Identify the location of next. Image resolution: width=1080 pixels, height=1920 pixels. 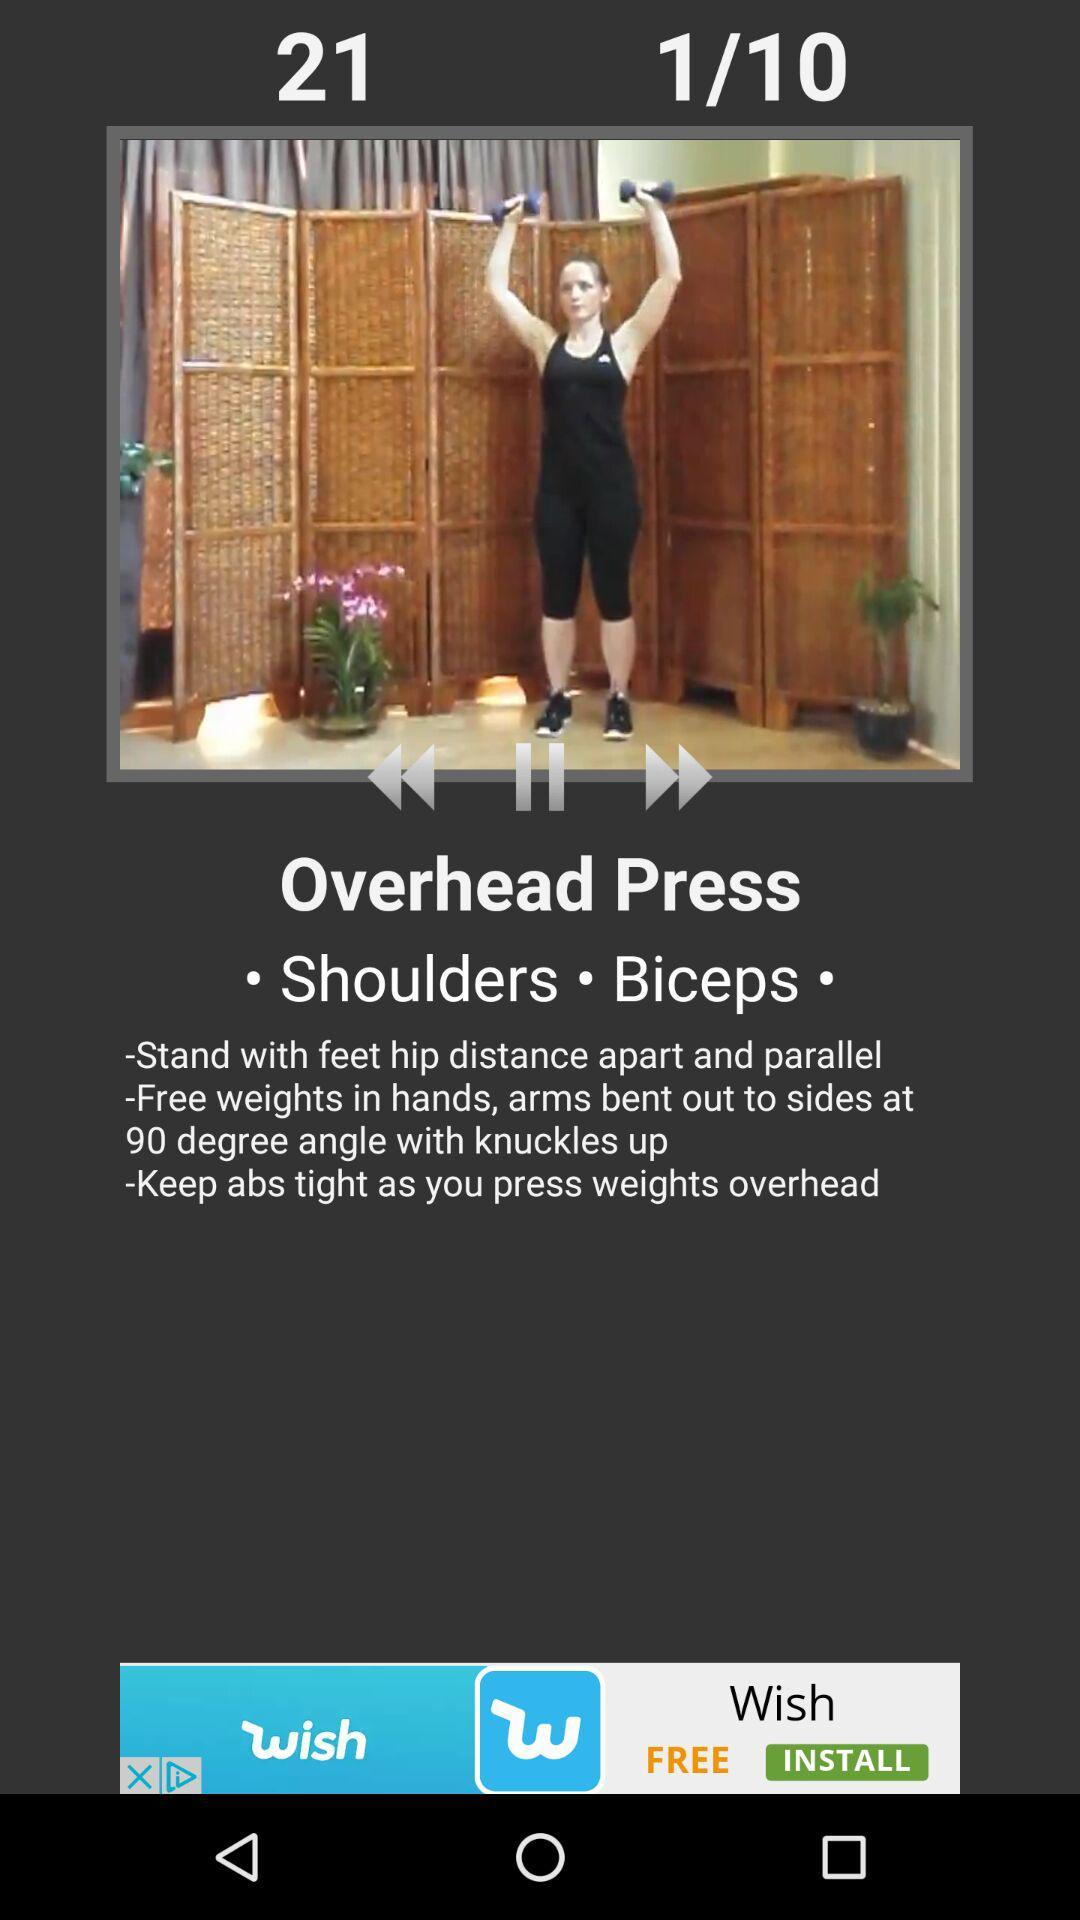
(671, 776).